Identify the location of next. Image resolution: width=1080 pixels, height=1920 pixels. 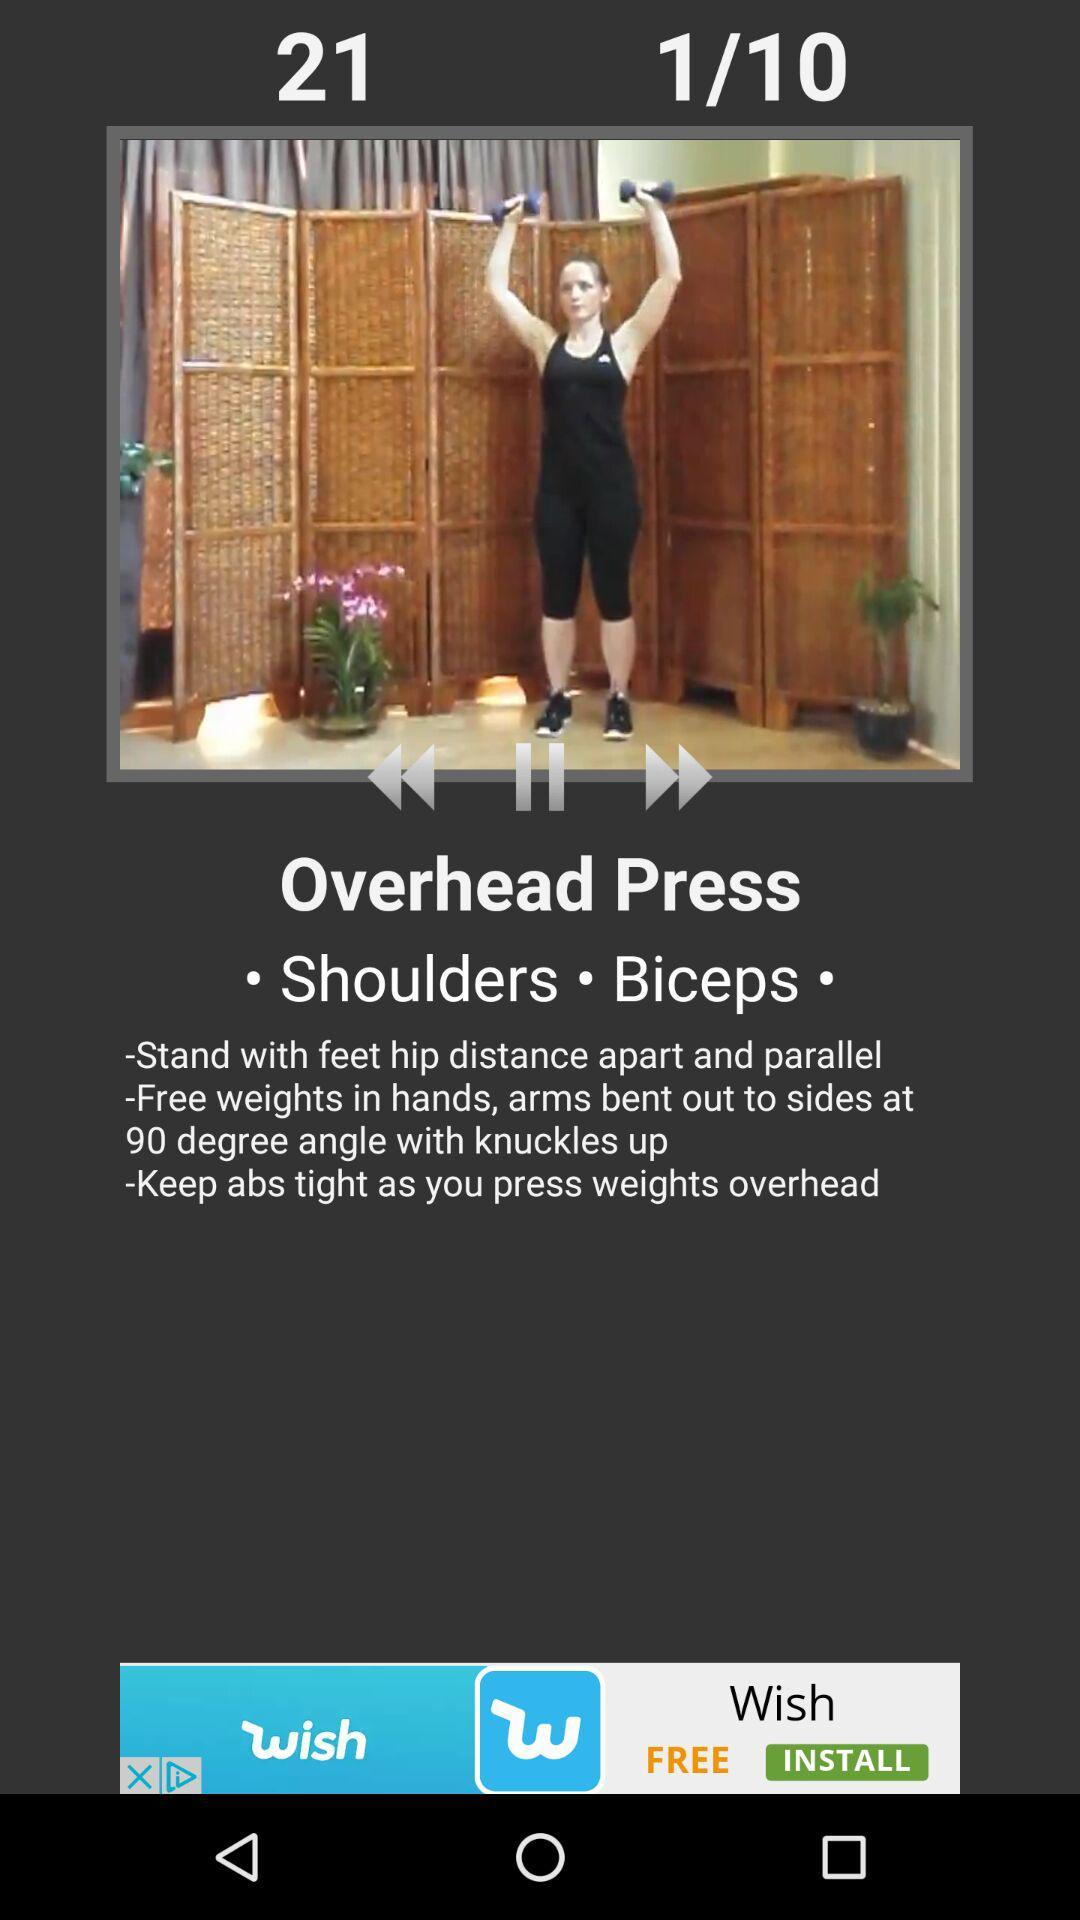
(671, 776).